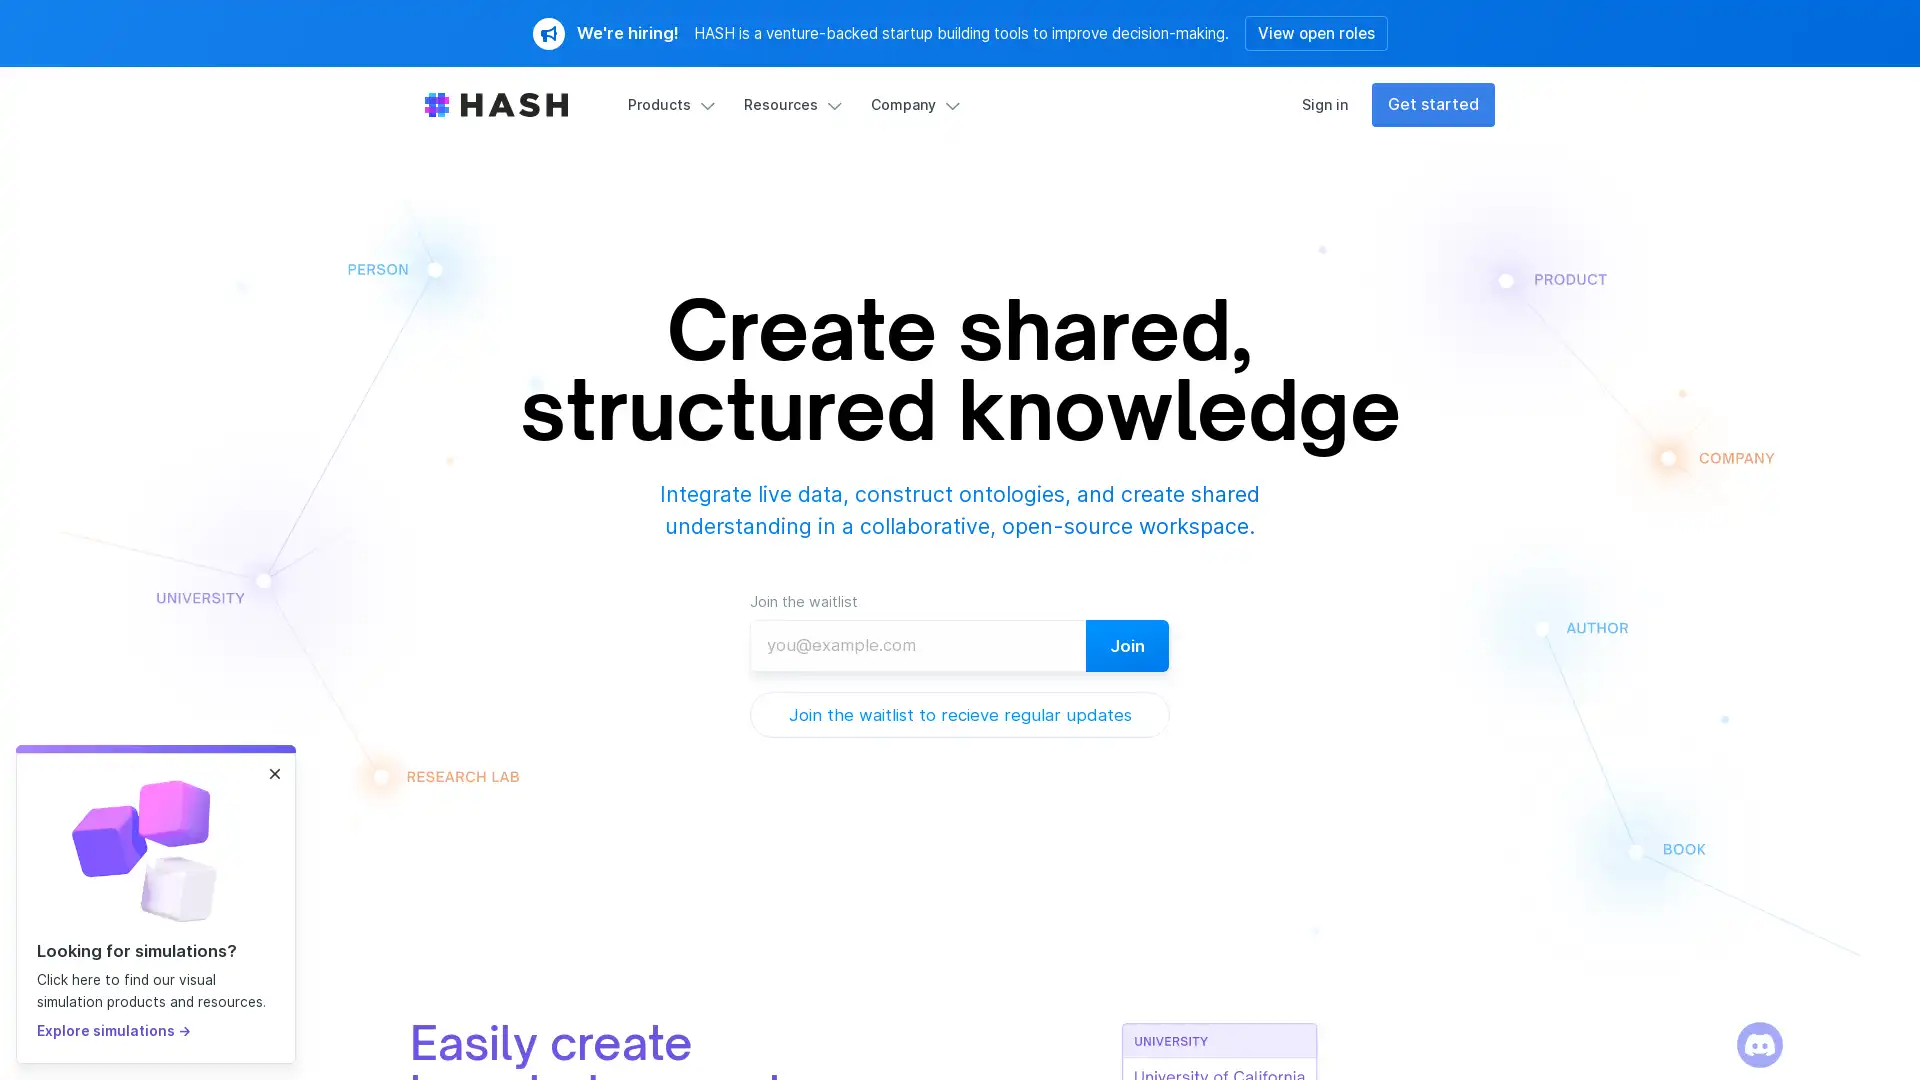 Image resolution: width=1920 pixels, height=1080 pixels. Describe the element at coordinates (1127, 645) in the screenshot. I see `Join` at that location.